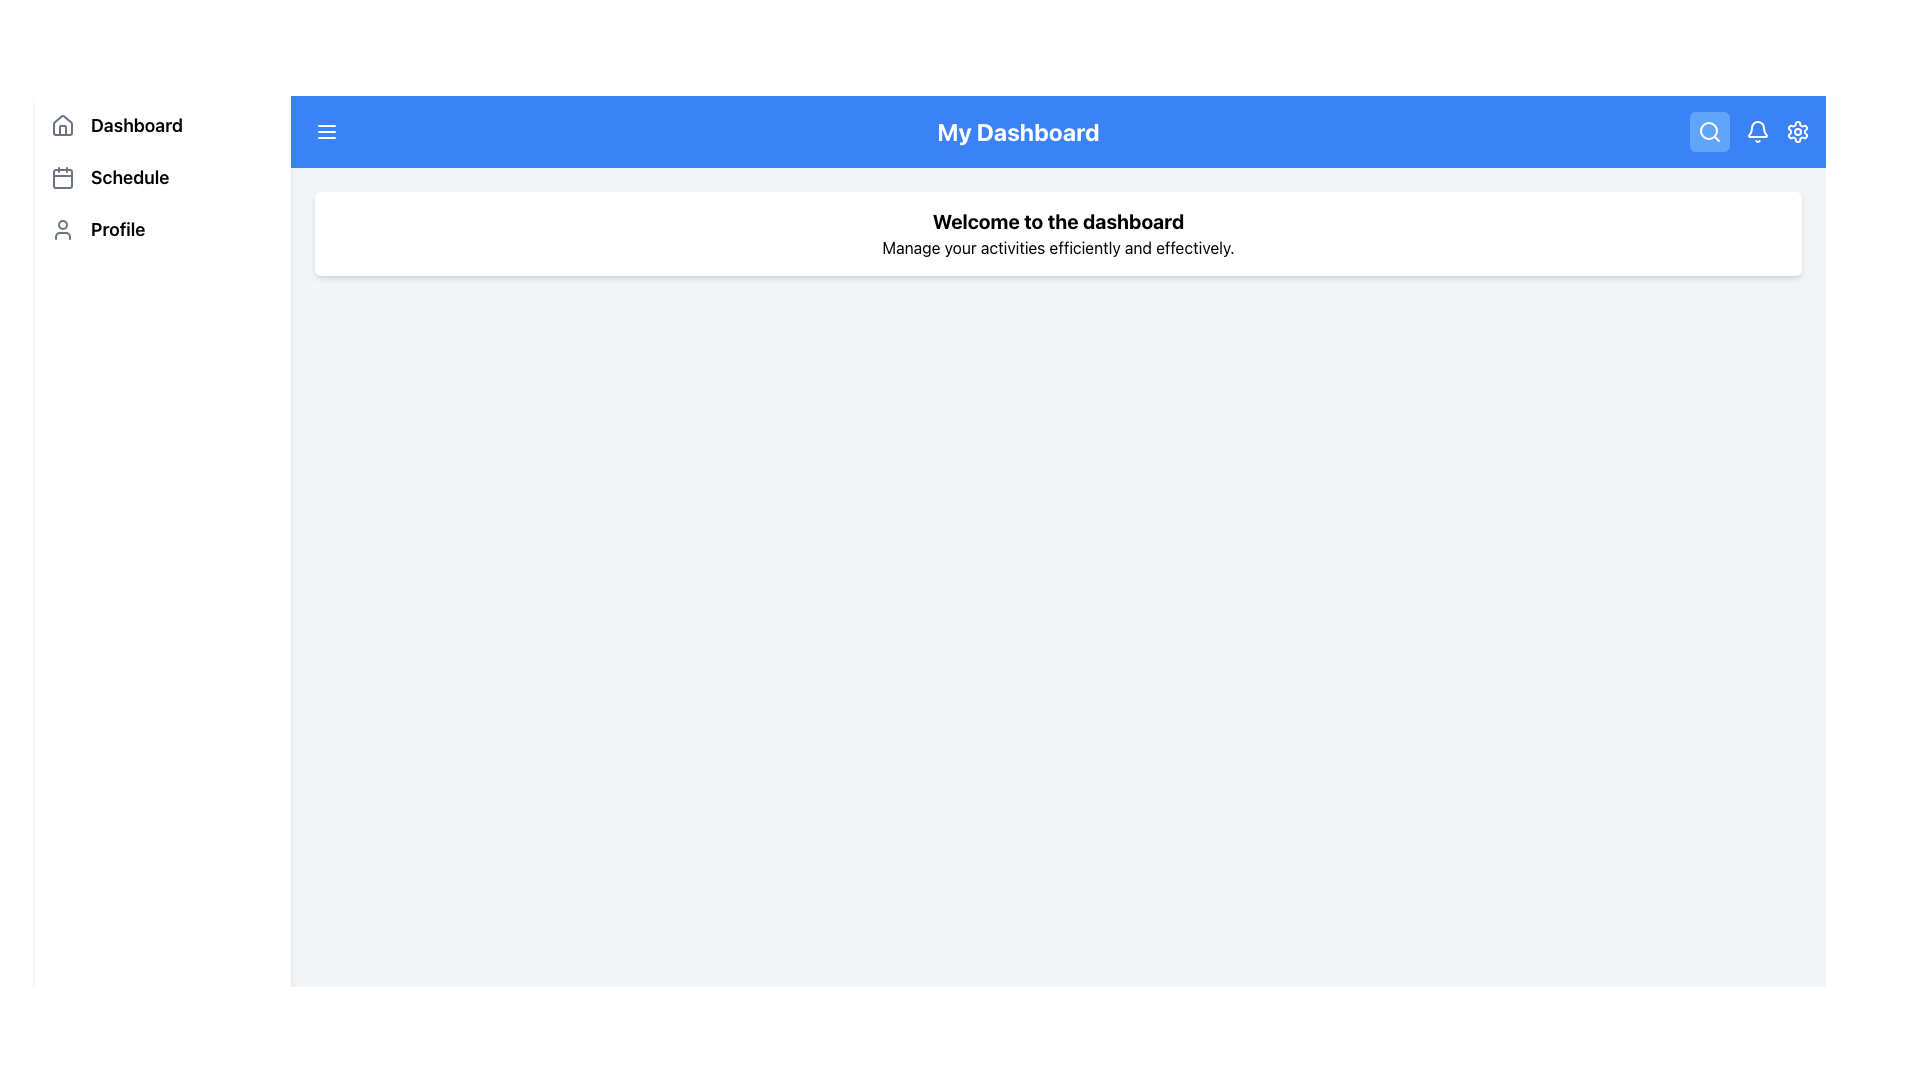  I want to click on the 'Schedule' list item in the vertical navigation bar, so click(163, 176).